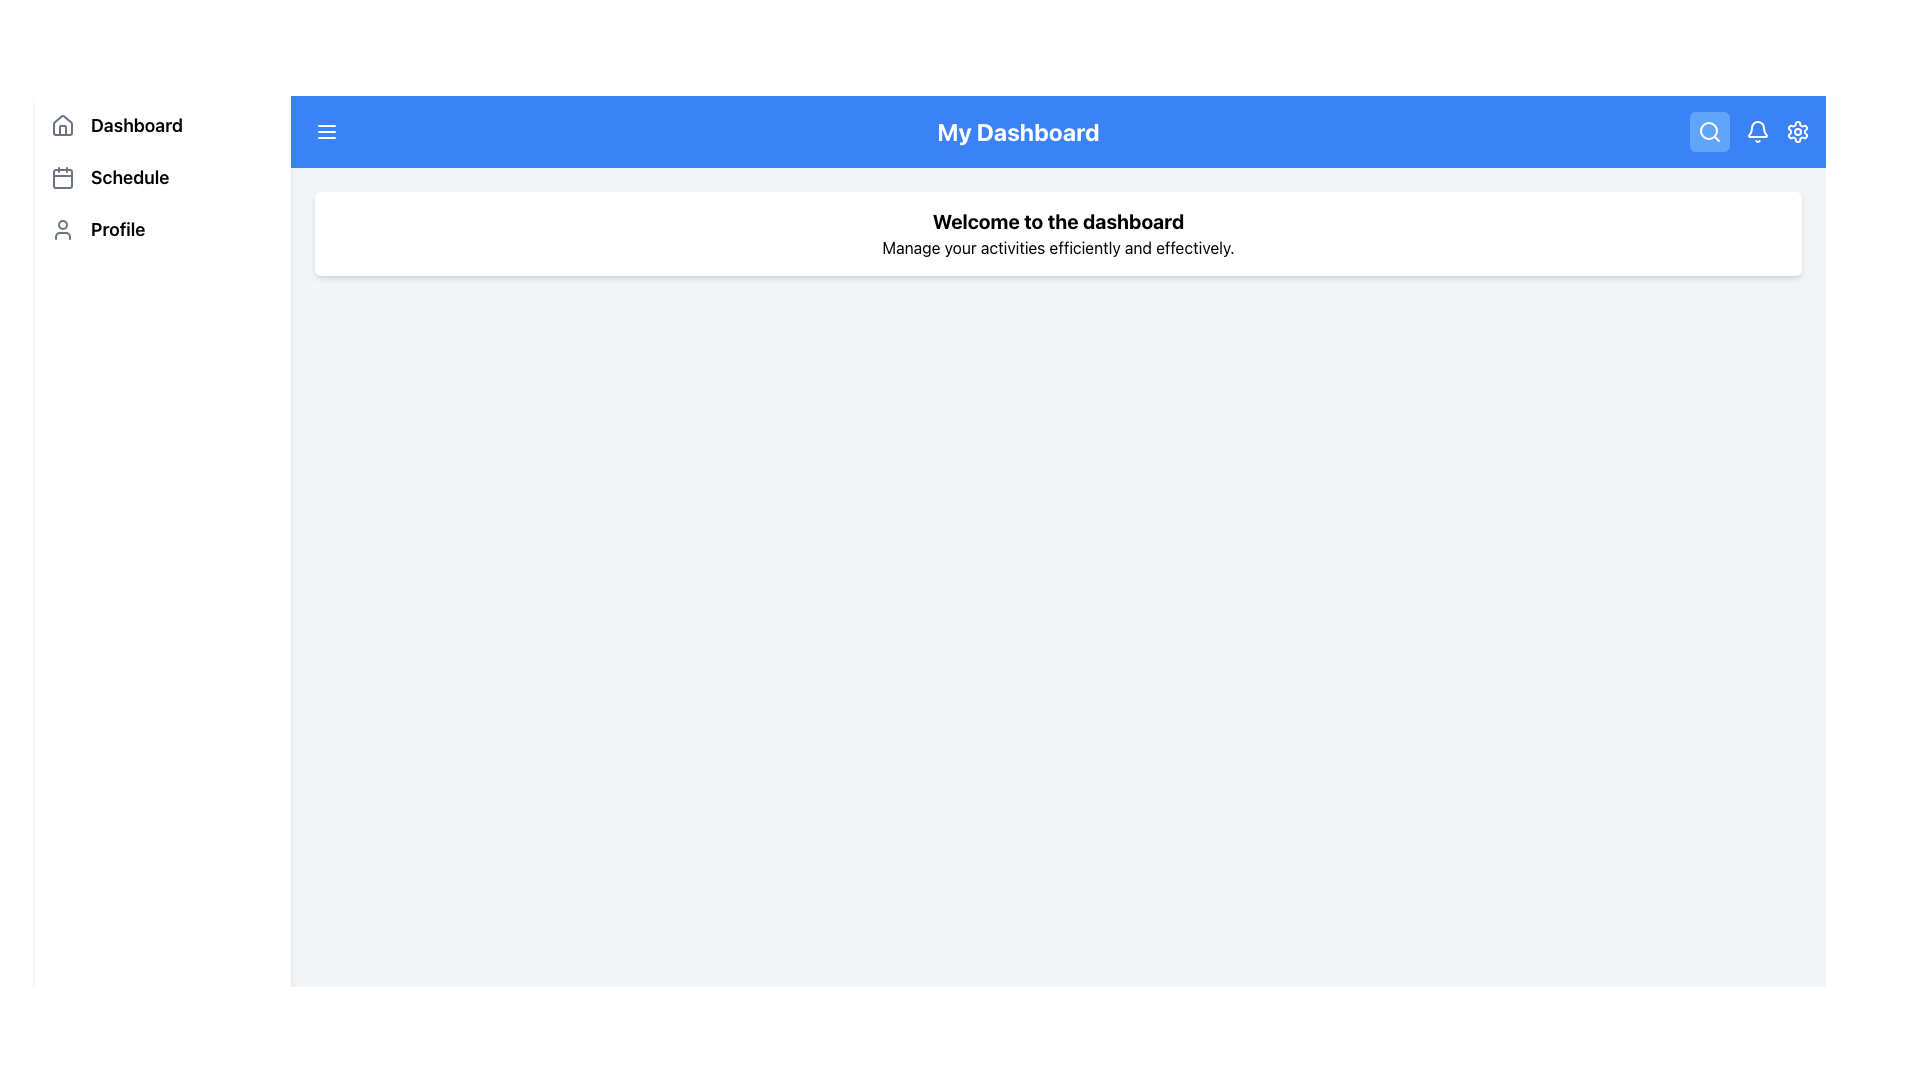  I want to click on the 'Schedule' list item in the vertical navigation bar, so click(163, 176).